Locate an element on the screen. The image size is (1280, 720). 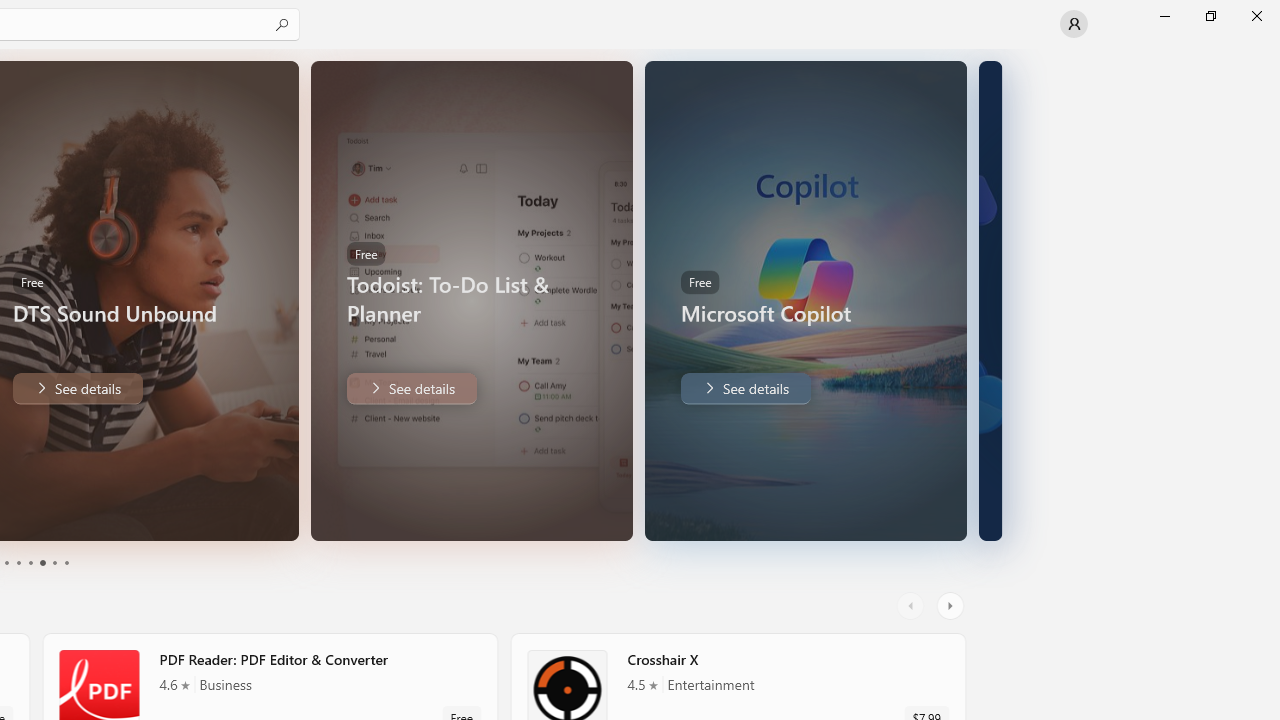
'Page 2' is located at coordinates (17, 563).